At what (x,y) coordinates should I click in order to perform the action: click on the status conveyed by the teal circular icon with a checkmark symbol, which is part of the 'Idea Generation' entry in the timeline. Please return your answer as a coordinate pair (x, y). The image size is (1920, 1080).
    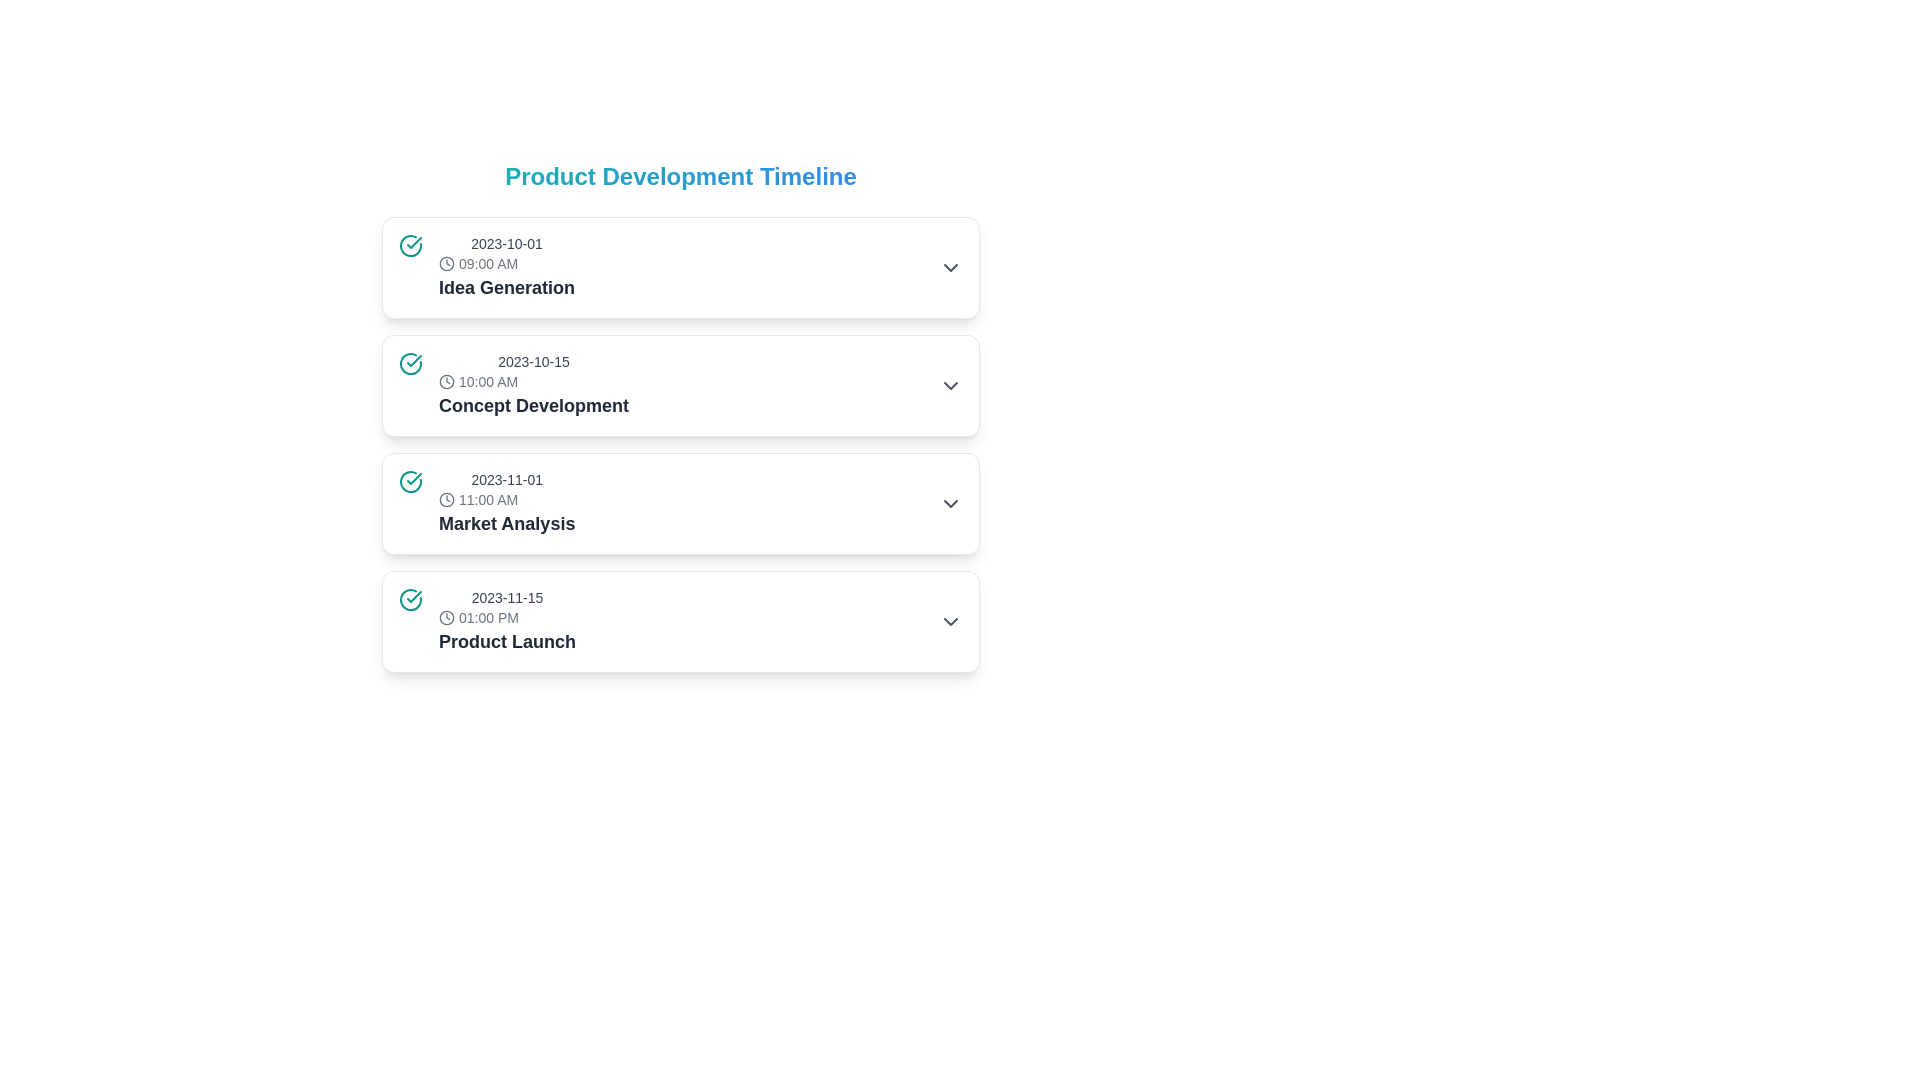
    Looking at the image, I should click on (410, 245).